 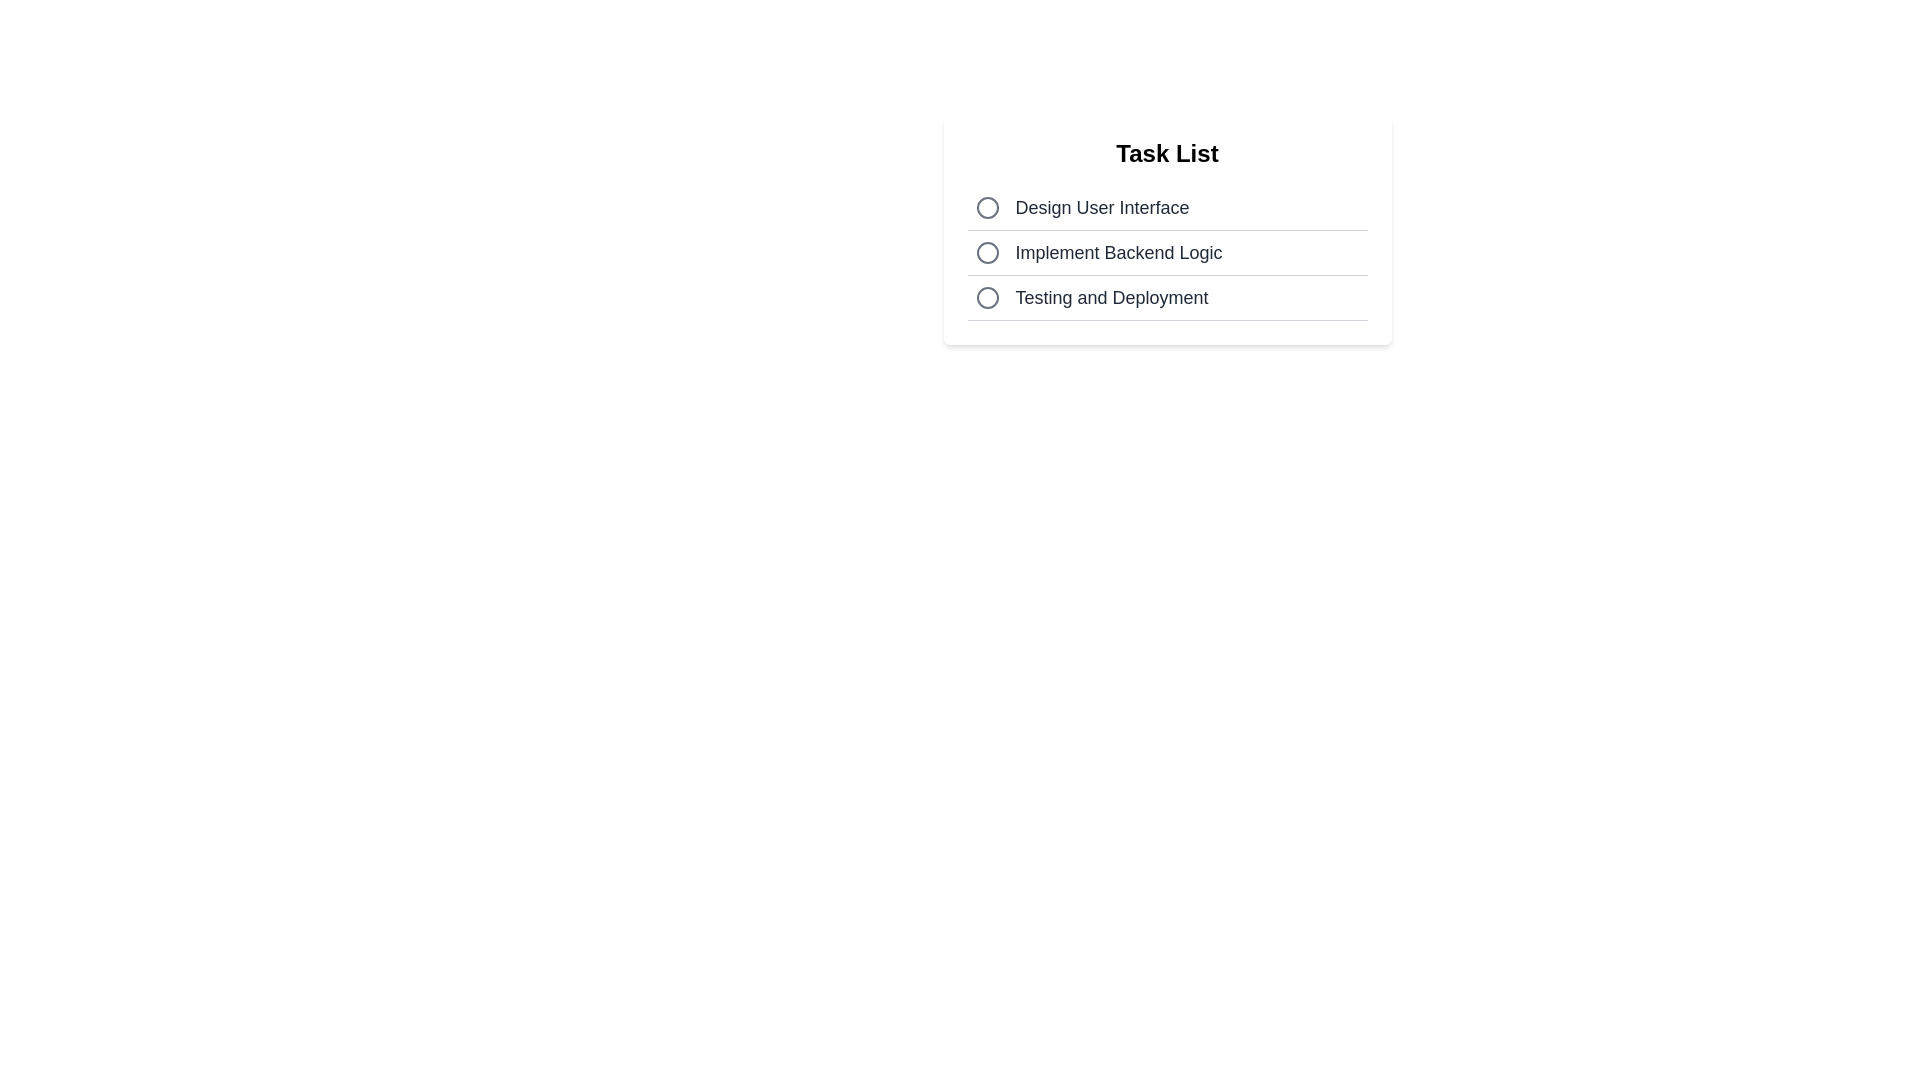 I want to click on the interactive checkbox for the task 'Implement Backend Logic', so click(x=987, y=252).